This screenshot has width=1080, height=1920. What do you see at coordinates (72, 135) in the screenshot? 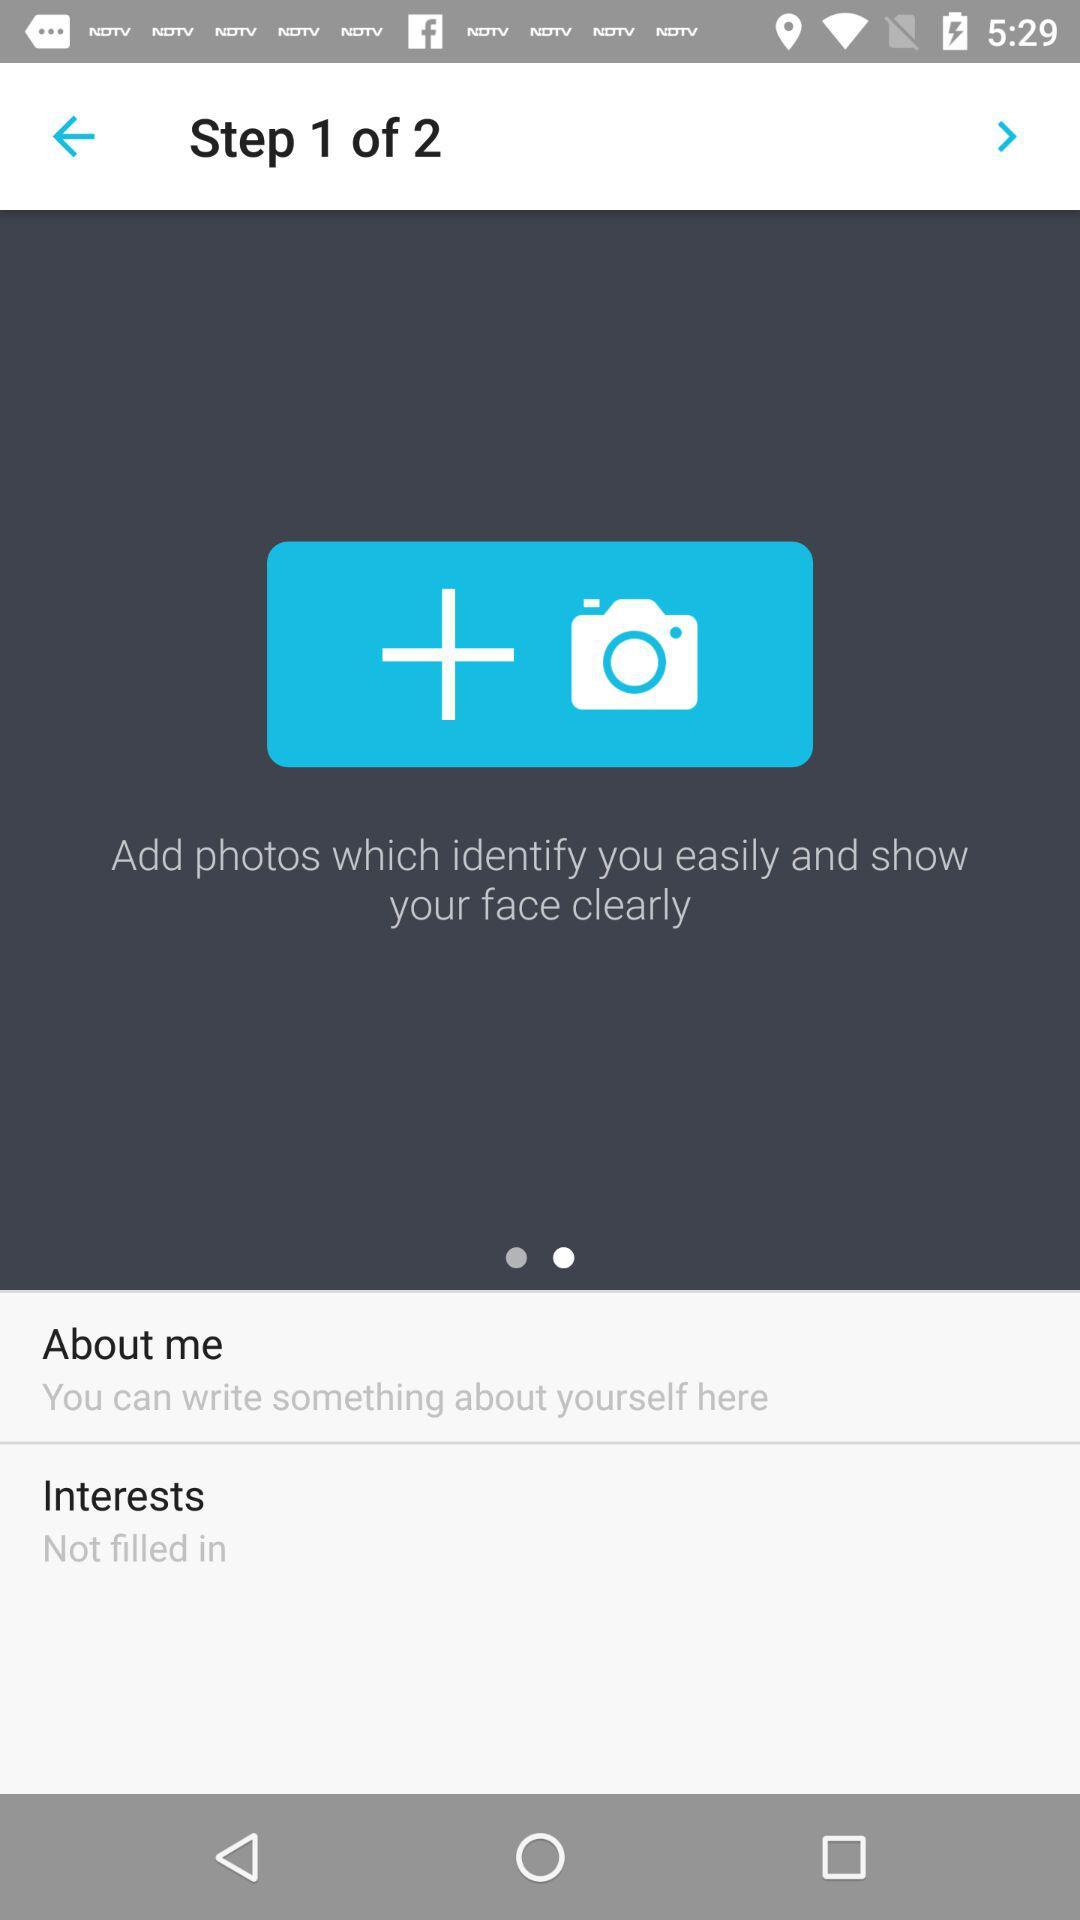
I see `the item above add photos which` at bounding box center [72, 135].